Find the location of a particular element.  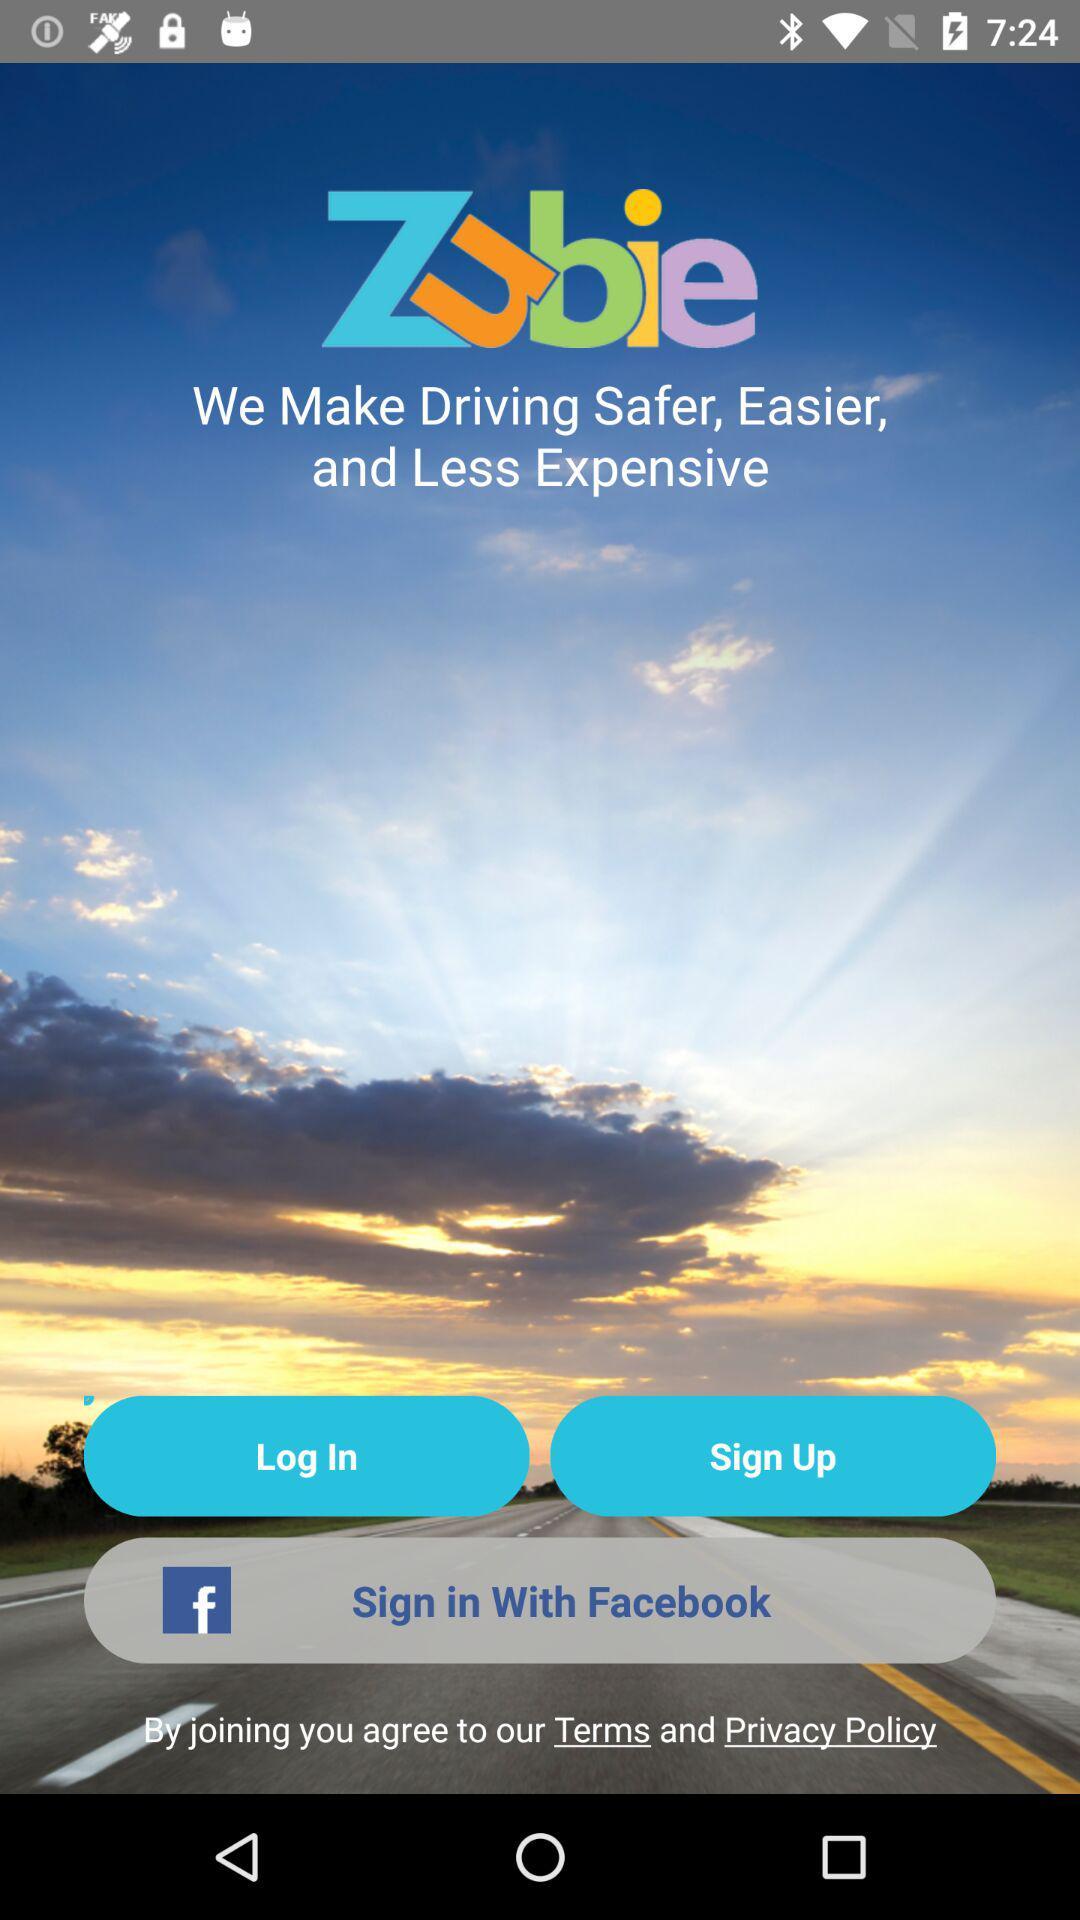

the by joining you item is located at coordinates (540, 1748).